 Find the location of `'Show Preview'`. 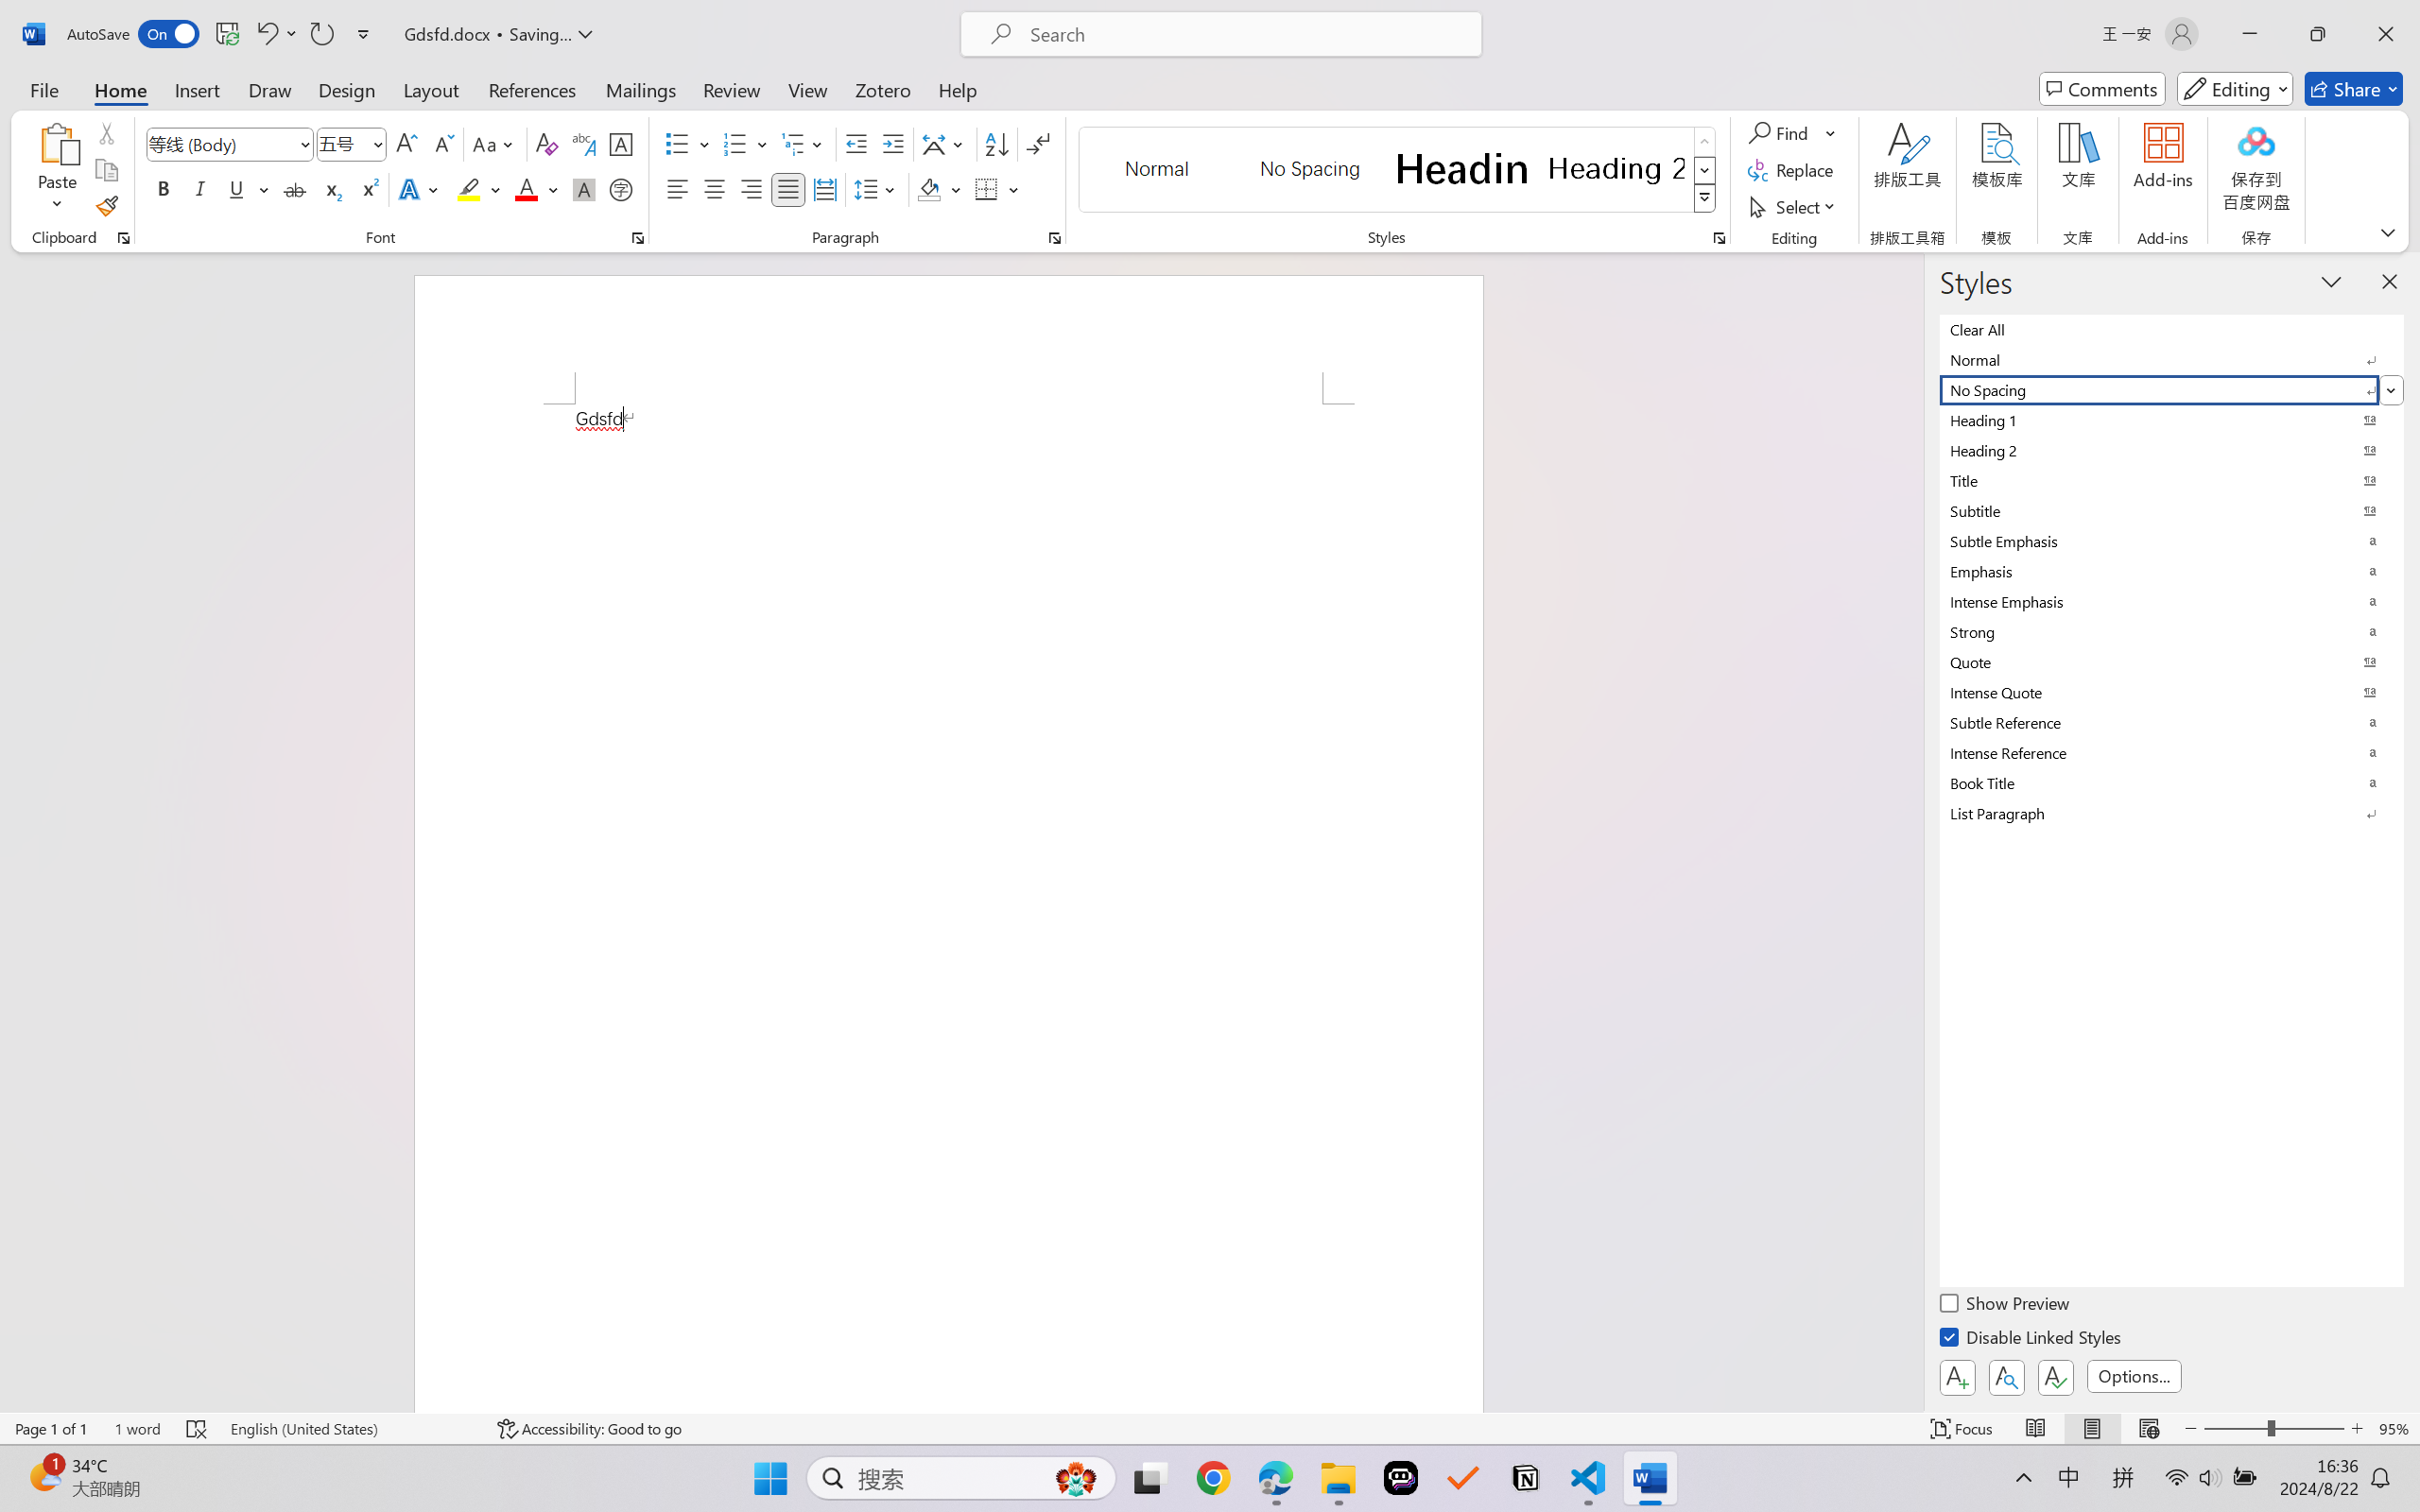

'Show Preview' is located at coordinates (2007, 1305).